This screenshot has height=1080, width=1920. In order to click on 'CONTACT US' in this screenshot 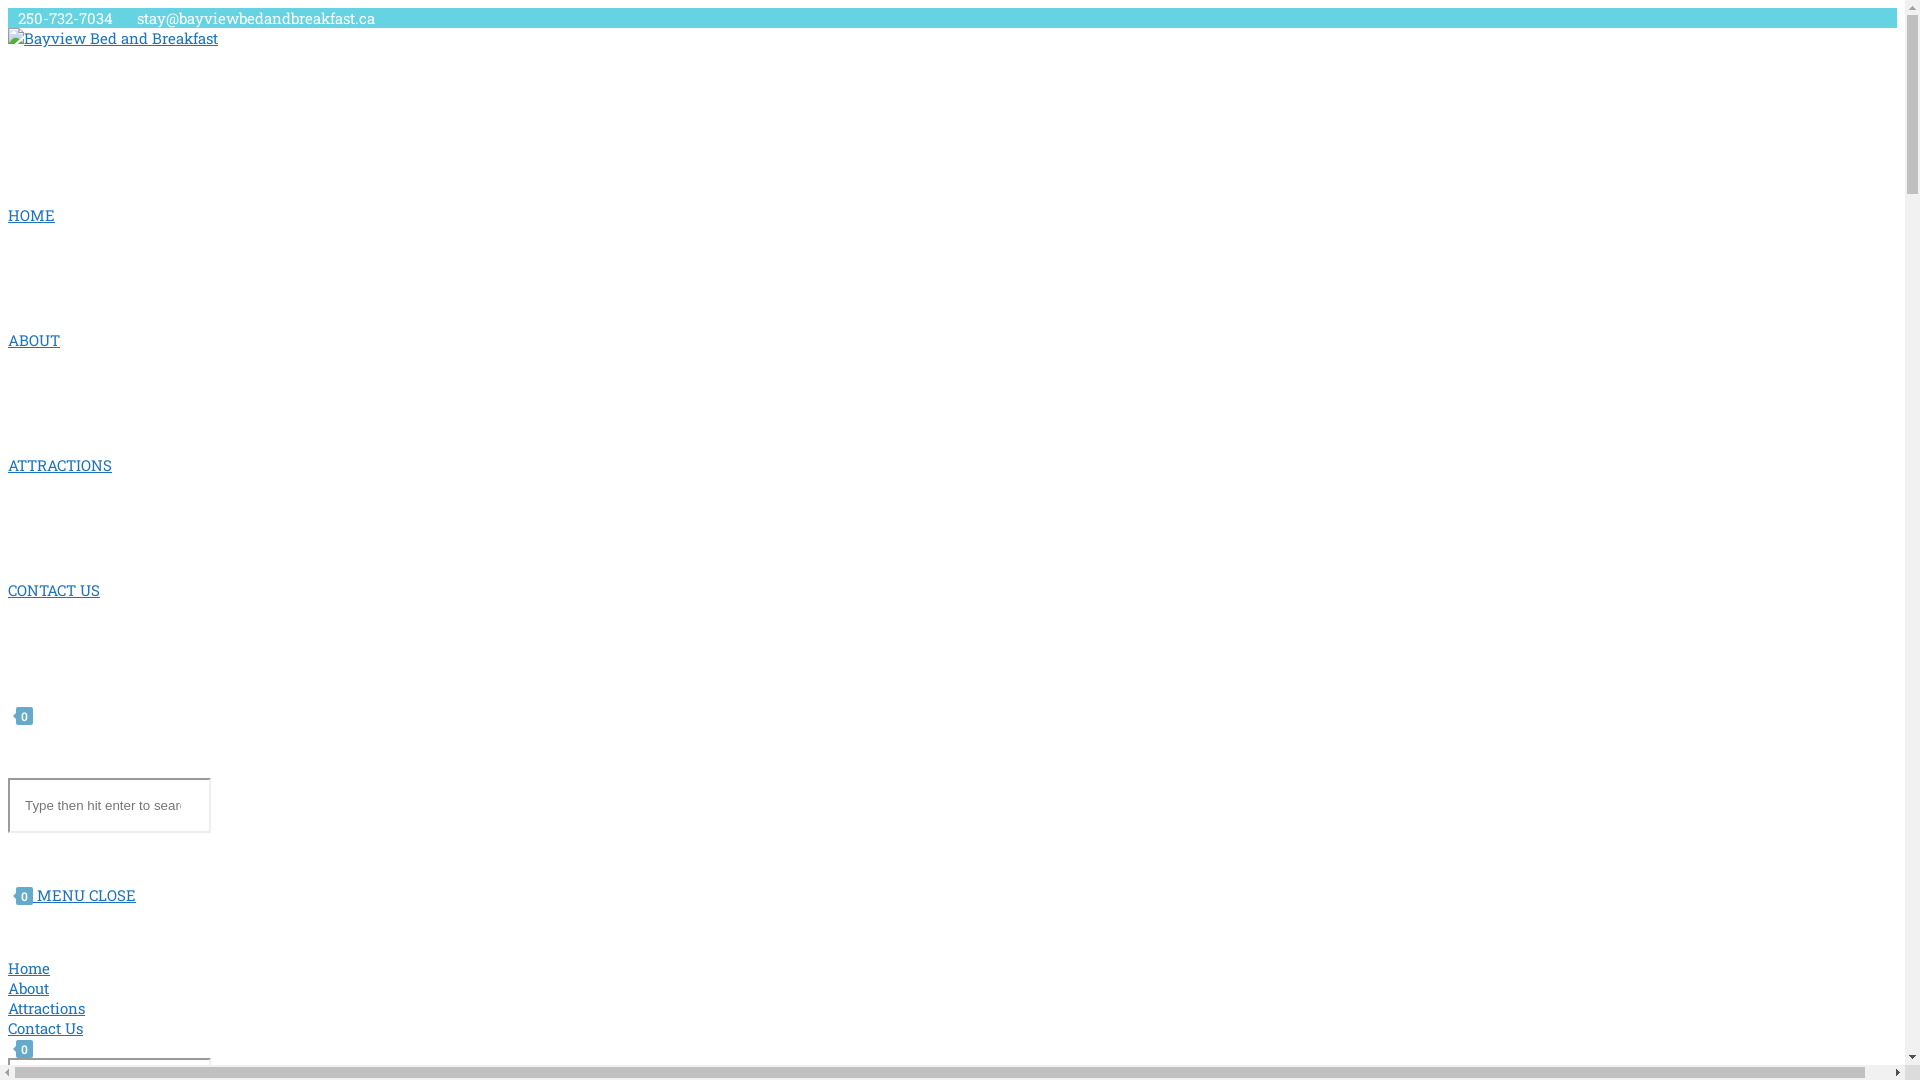, I will do `click(53, 589)`.